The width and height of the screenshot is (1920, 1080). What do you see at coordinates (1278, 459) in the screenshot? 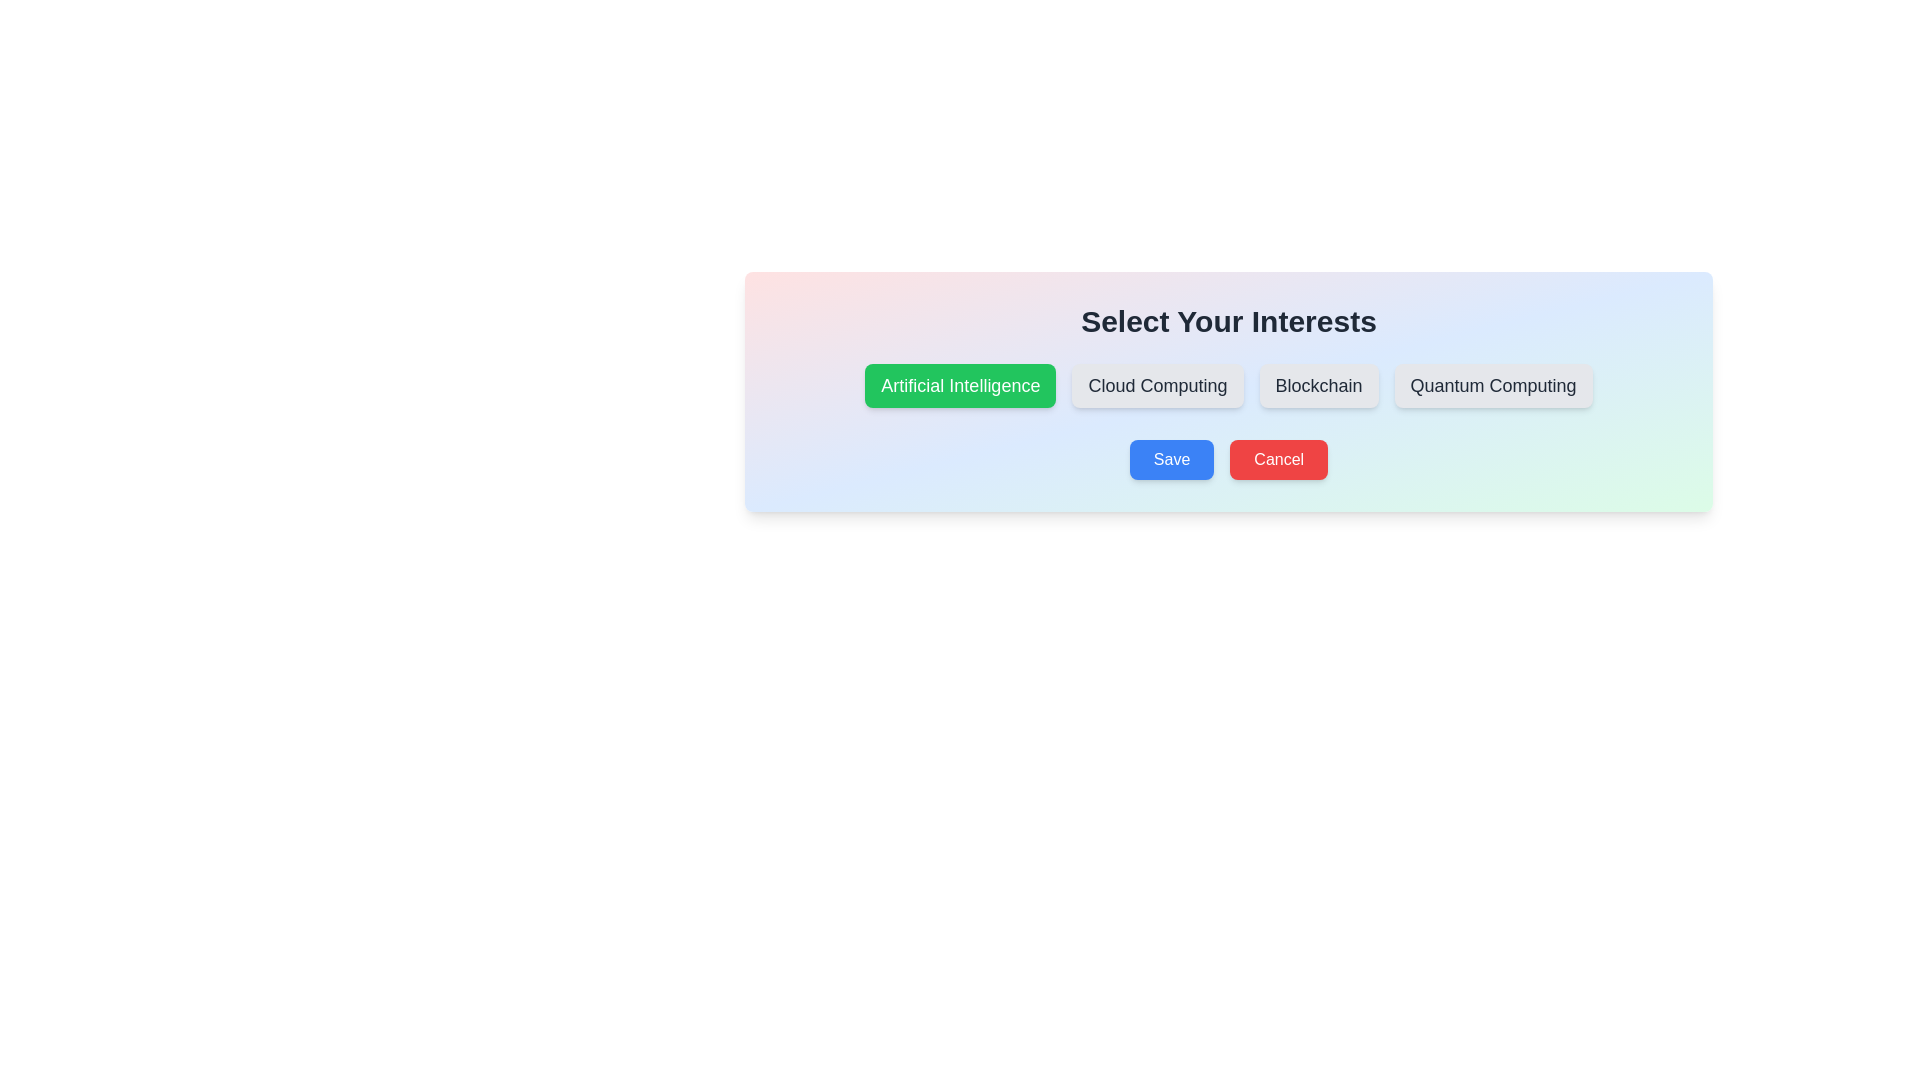
I see `the 'Cancel' button to discard changes` at bounding box center [1278, 459].